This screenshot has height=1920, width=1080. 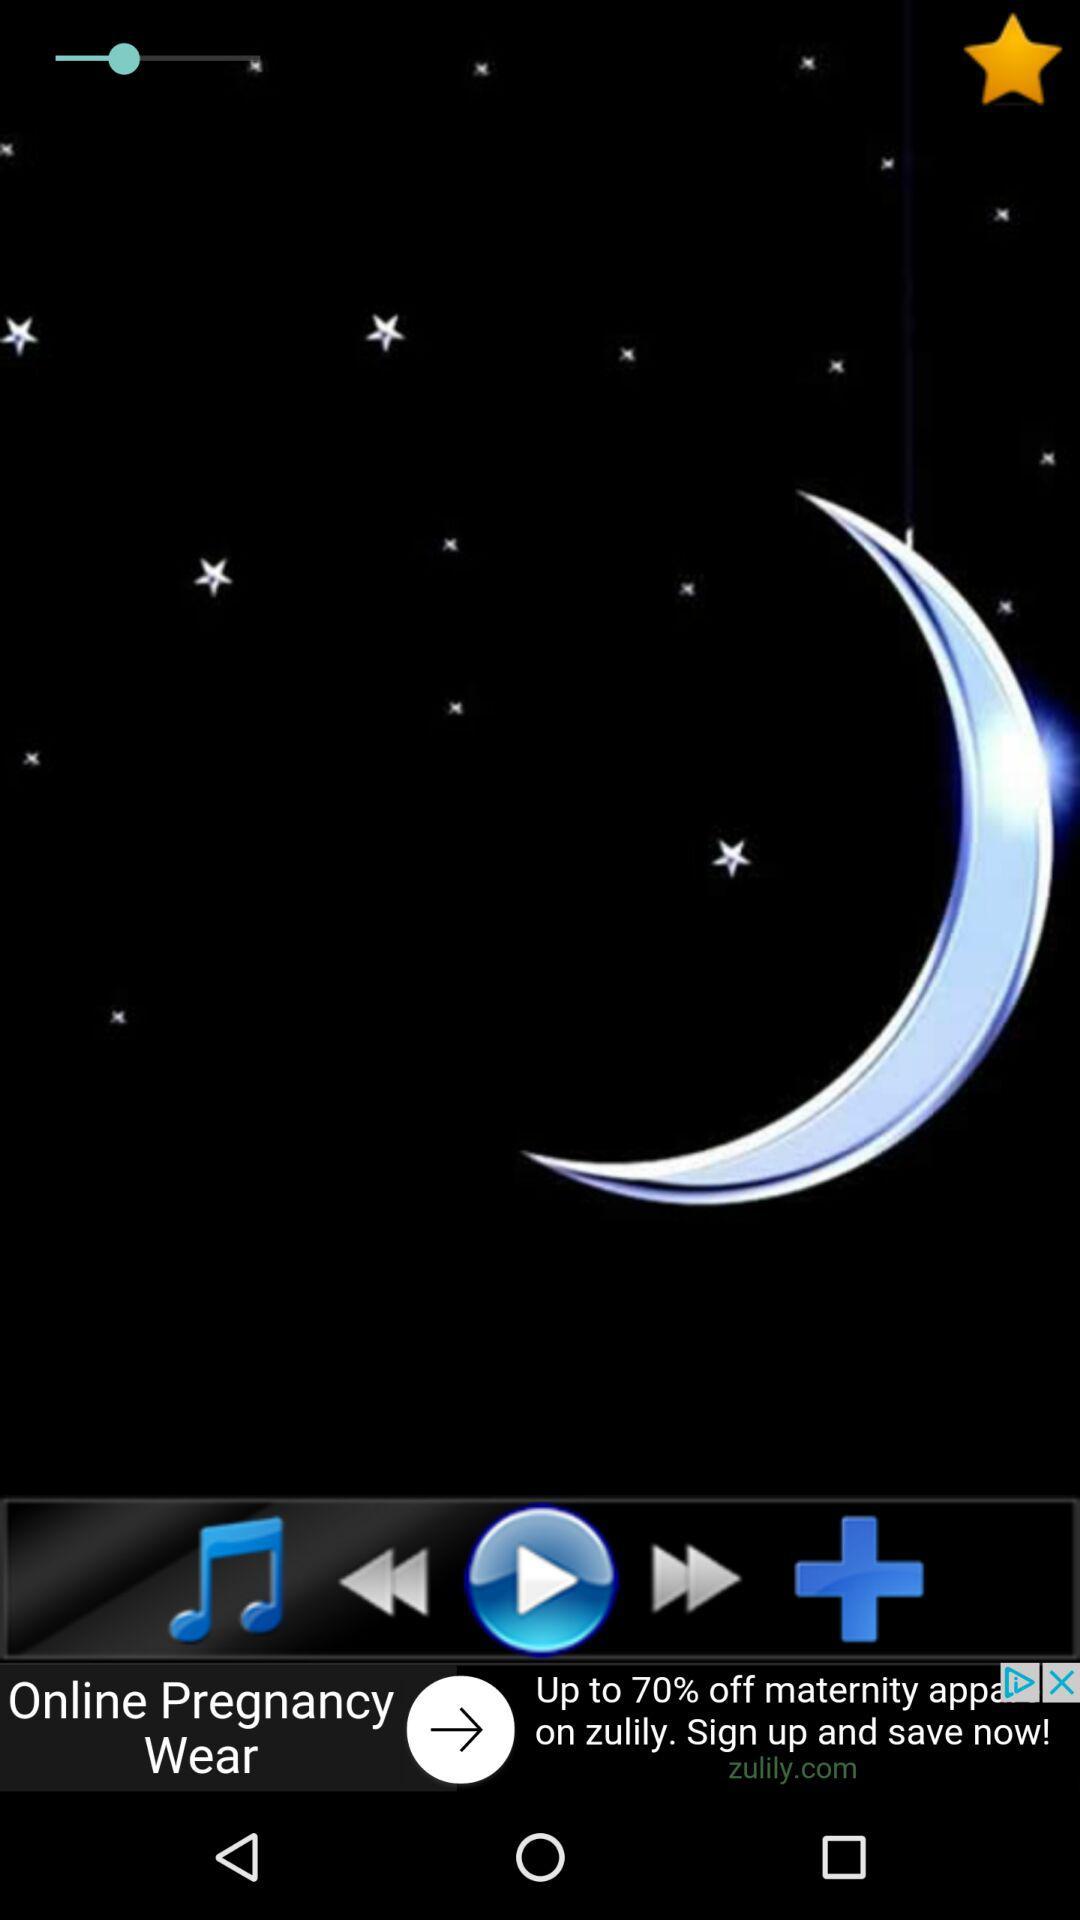 What do you see at coordinates (540, 1727) in the screenshot?
I see `advertisement` at bounding box center [540, 1727].